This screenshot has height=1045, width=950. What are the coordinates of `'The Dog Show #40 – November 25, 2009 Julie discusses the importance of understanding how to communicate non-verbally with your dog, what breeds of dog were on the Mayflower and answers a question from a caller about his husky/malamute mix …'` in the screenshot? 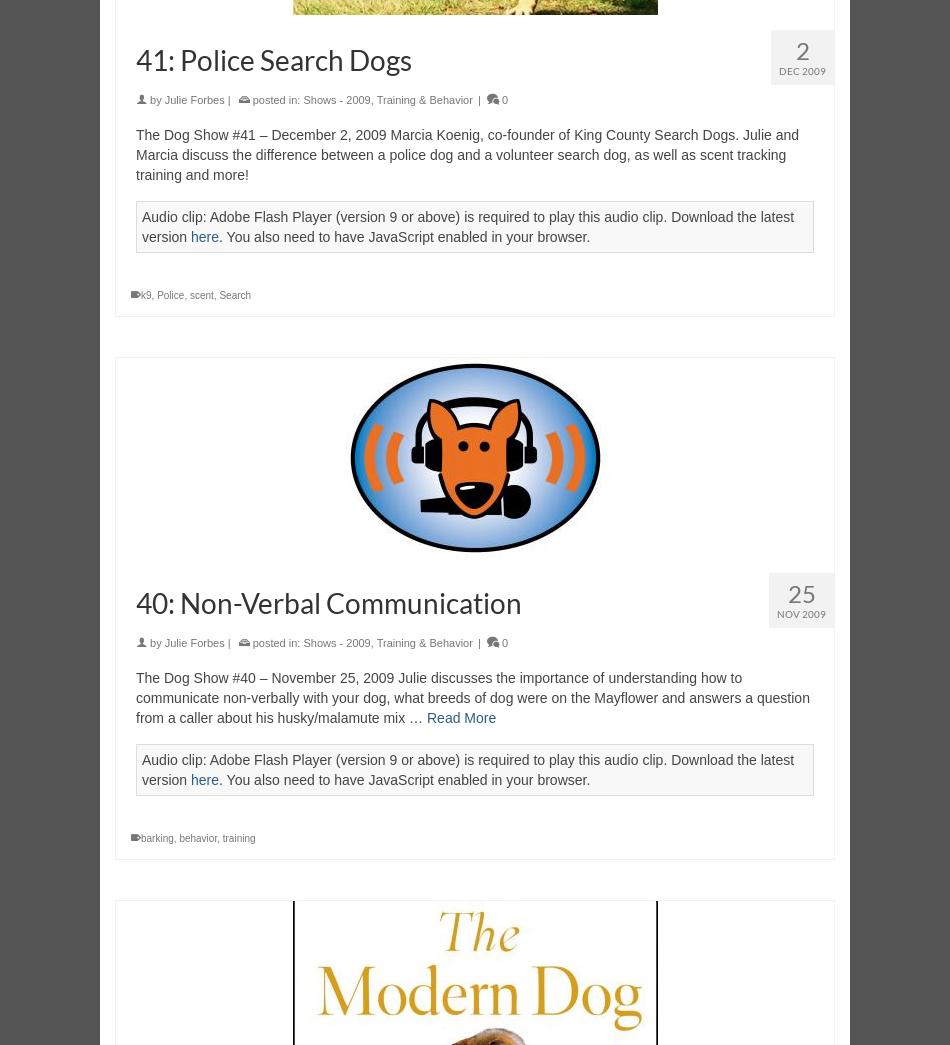 It's located at (136, 696).